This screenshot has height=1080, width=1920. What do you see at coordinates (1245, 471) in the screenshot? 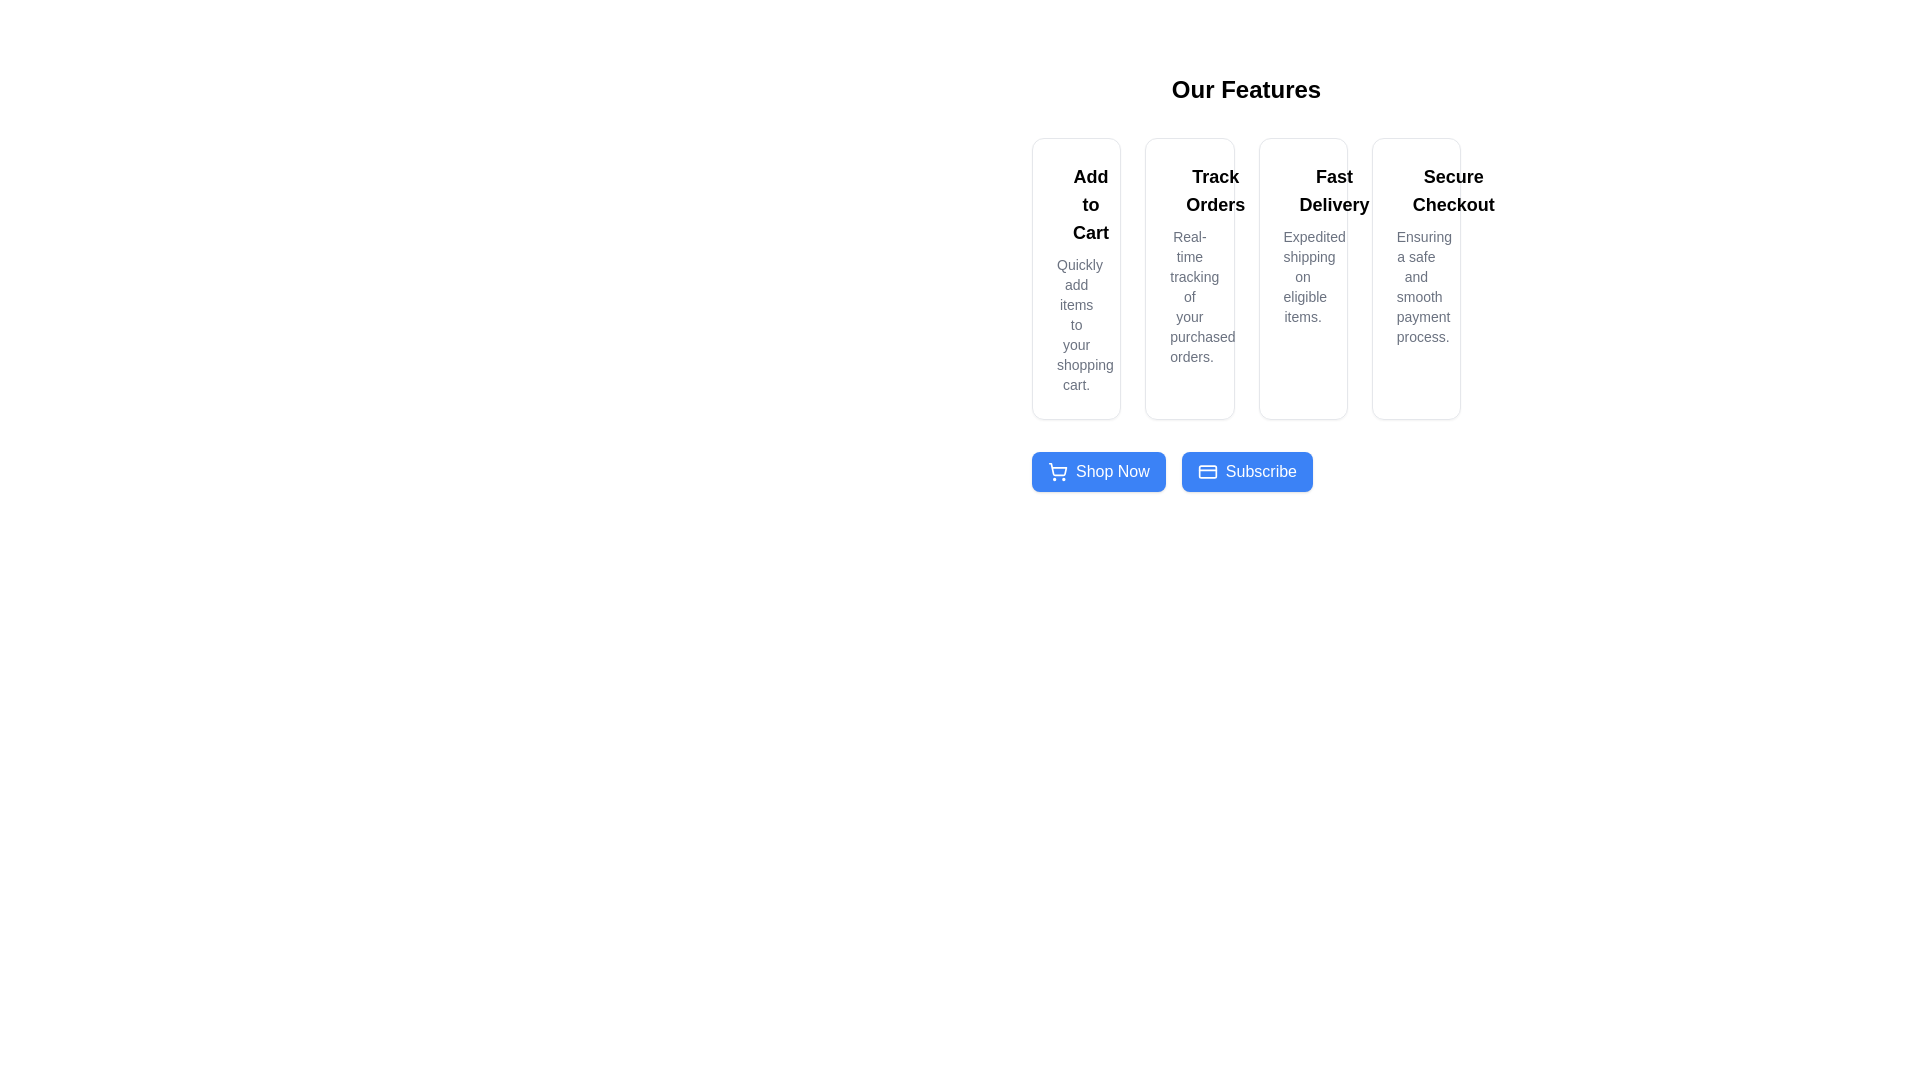
I see `the 'Shop Now' button` at bounding box center [1245, 471].